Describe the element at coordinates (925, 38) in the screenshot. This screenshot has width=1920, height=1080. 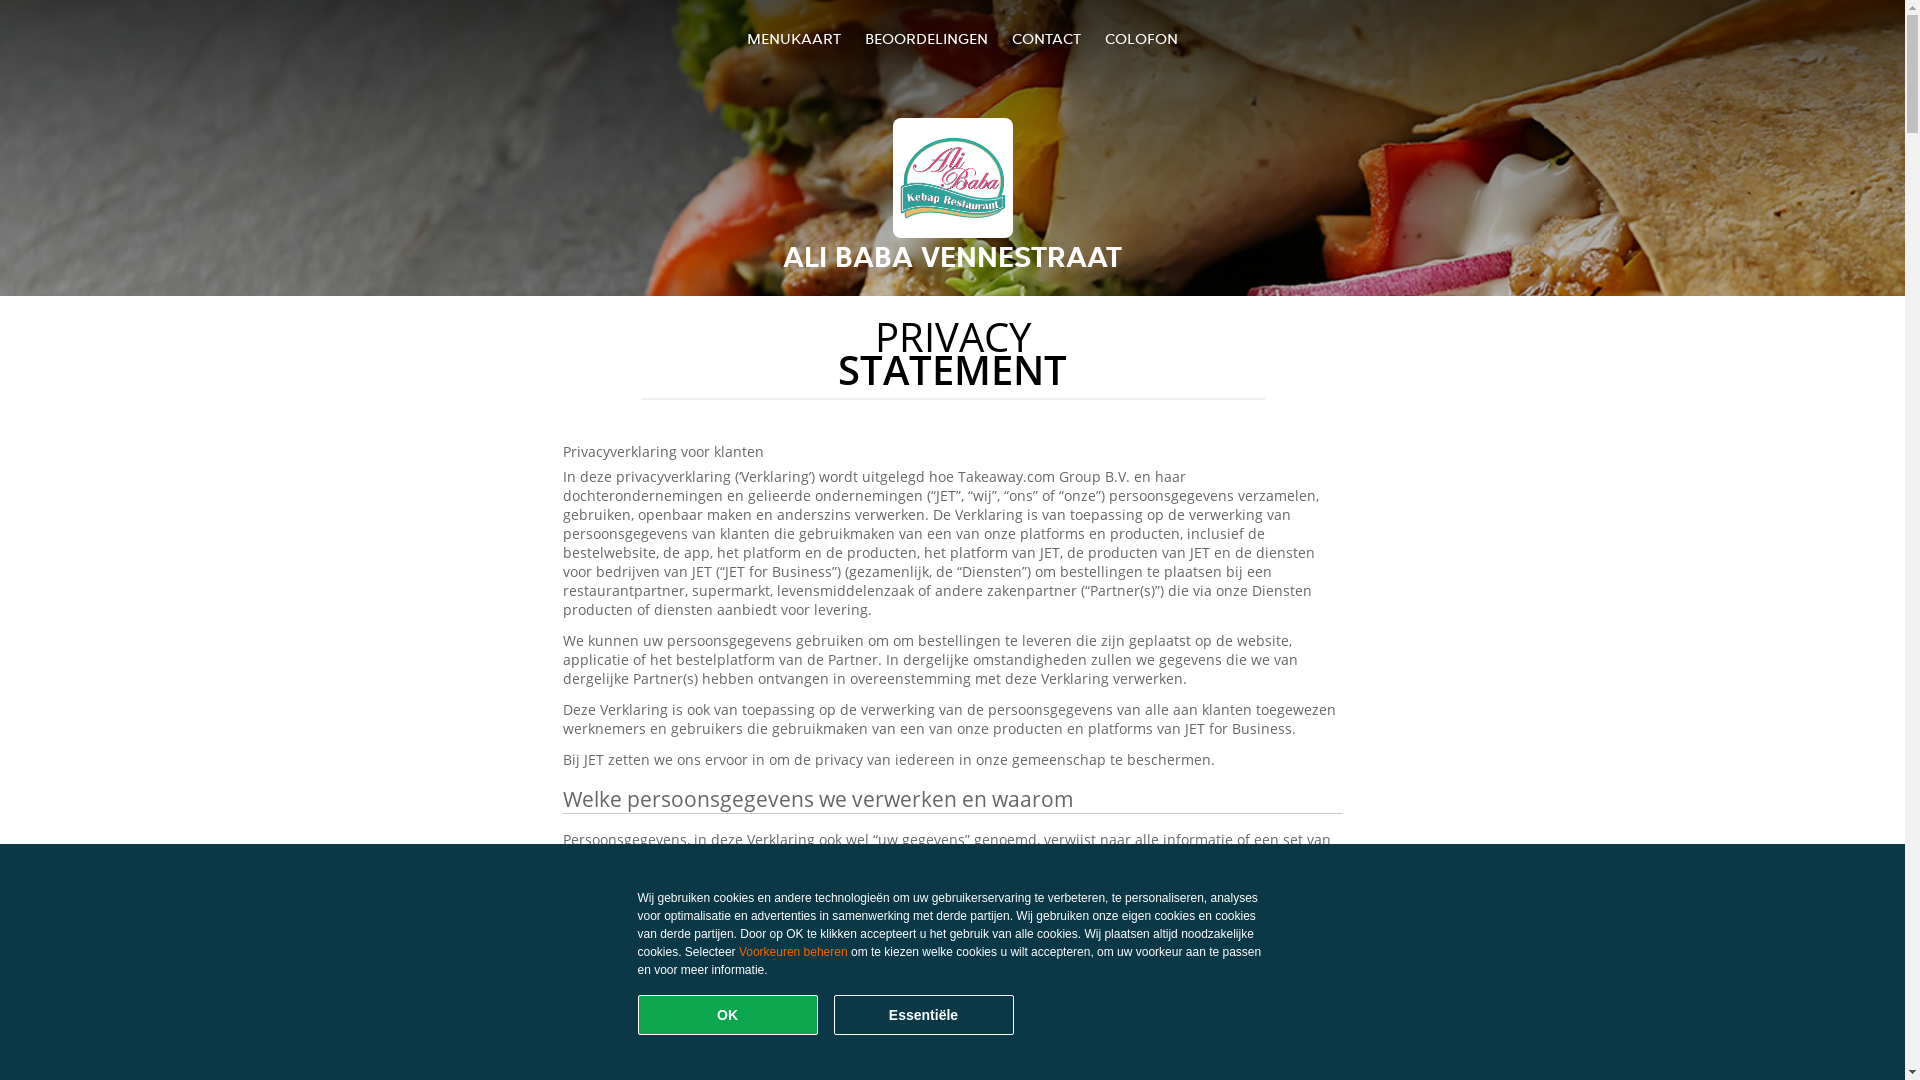
I see `'BEOORDELINGEN'` at that location.